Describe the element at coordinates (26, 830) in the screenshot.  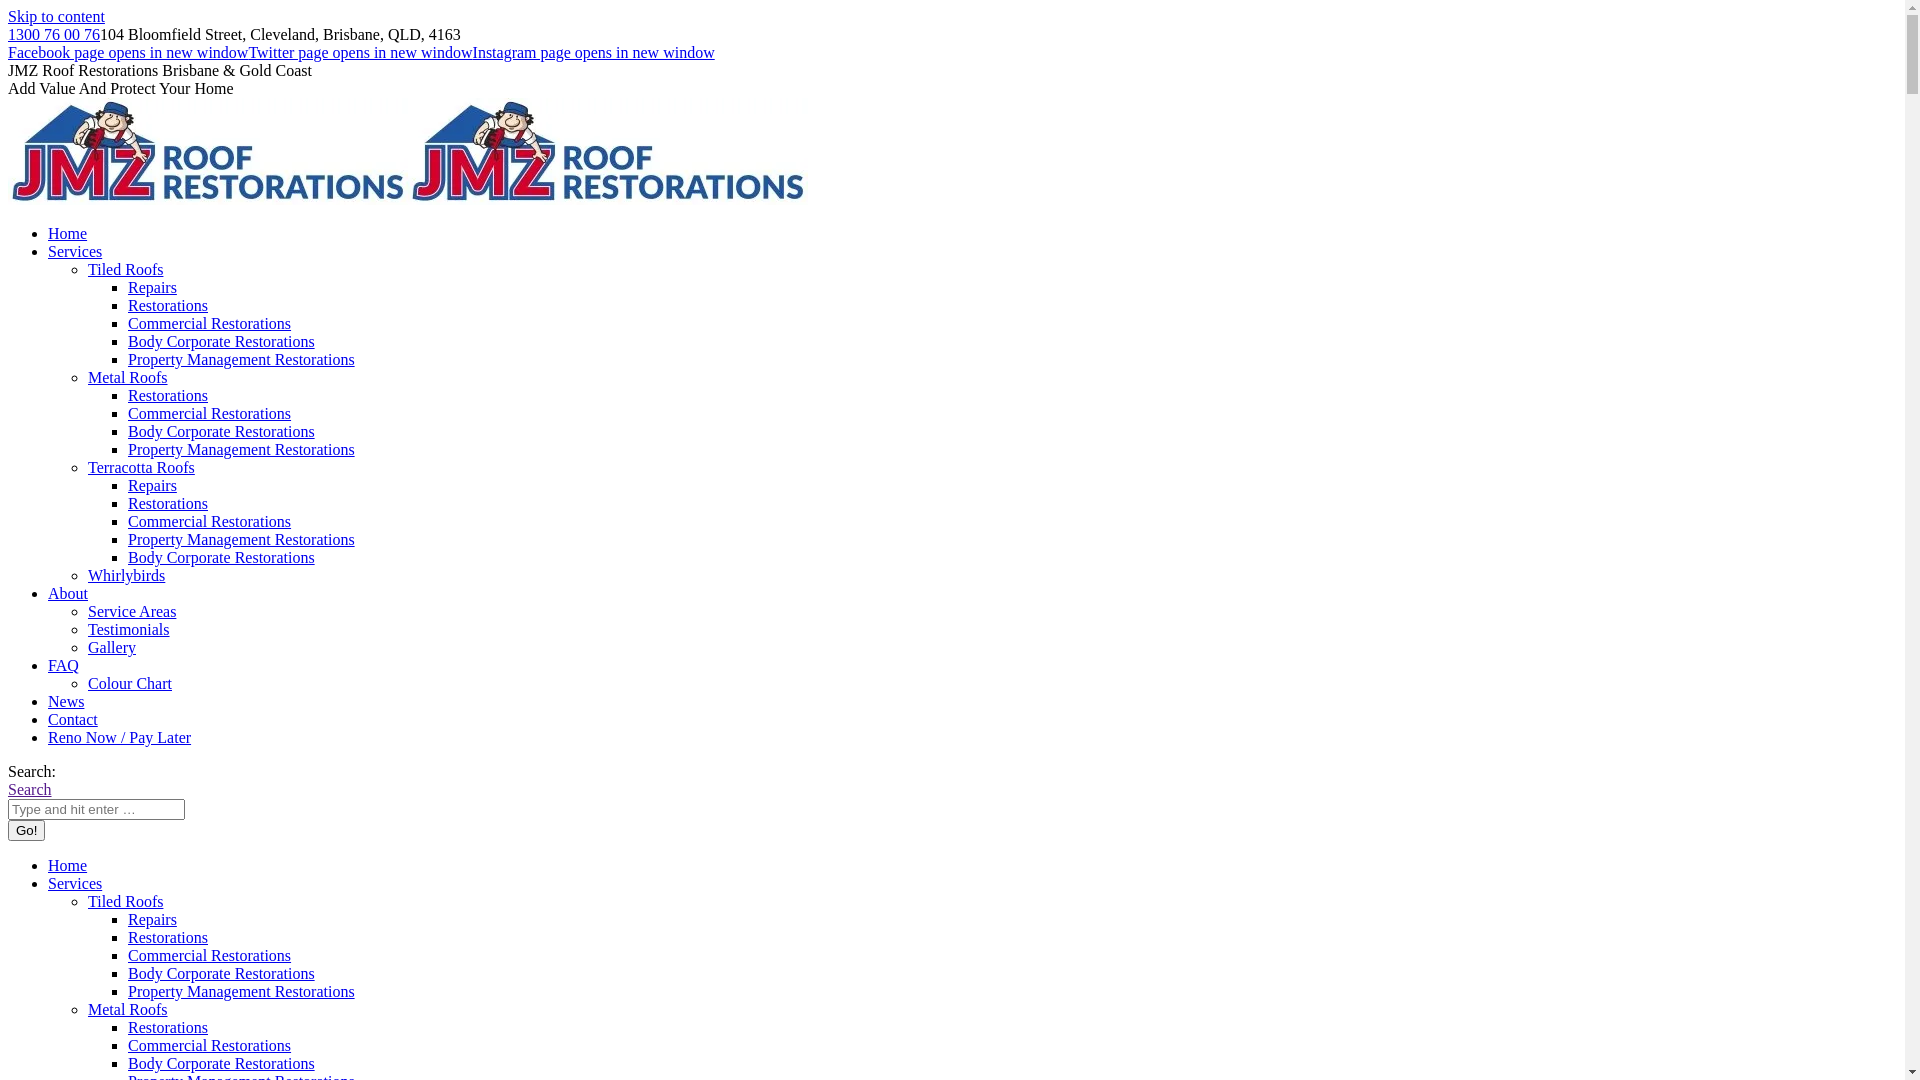
I see `'Go!'` at that location.